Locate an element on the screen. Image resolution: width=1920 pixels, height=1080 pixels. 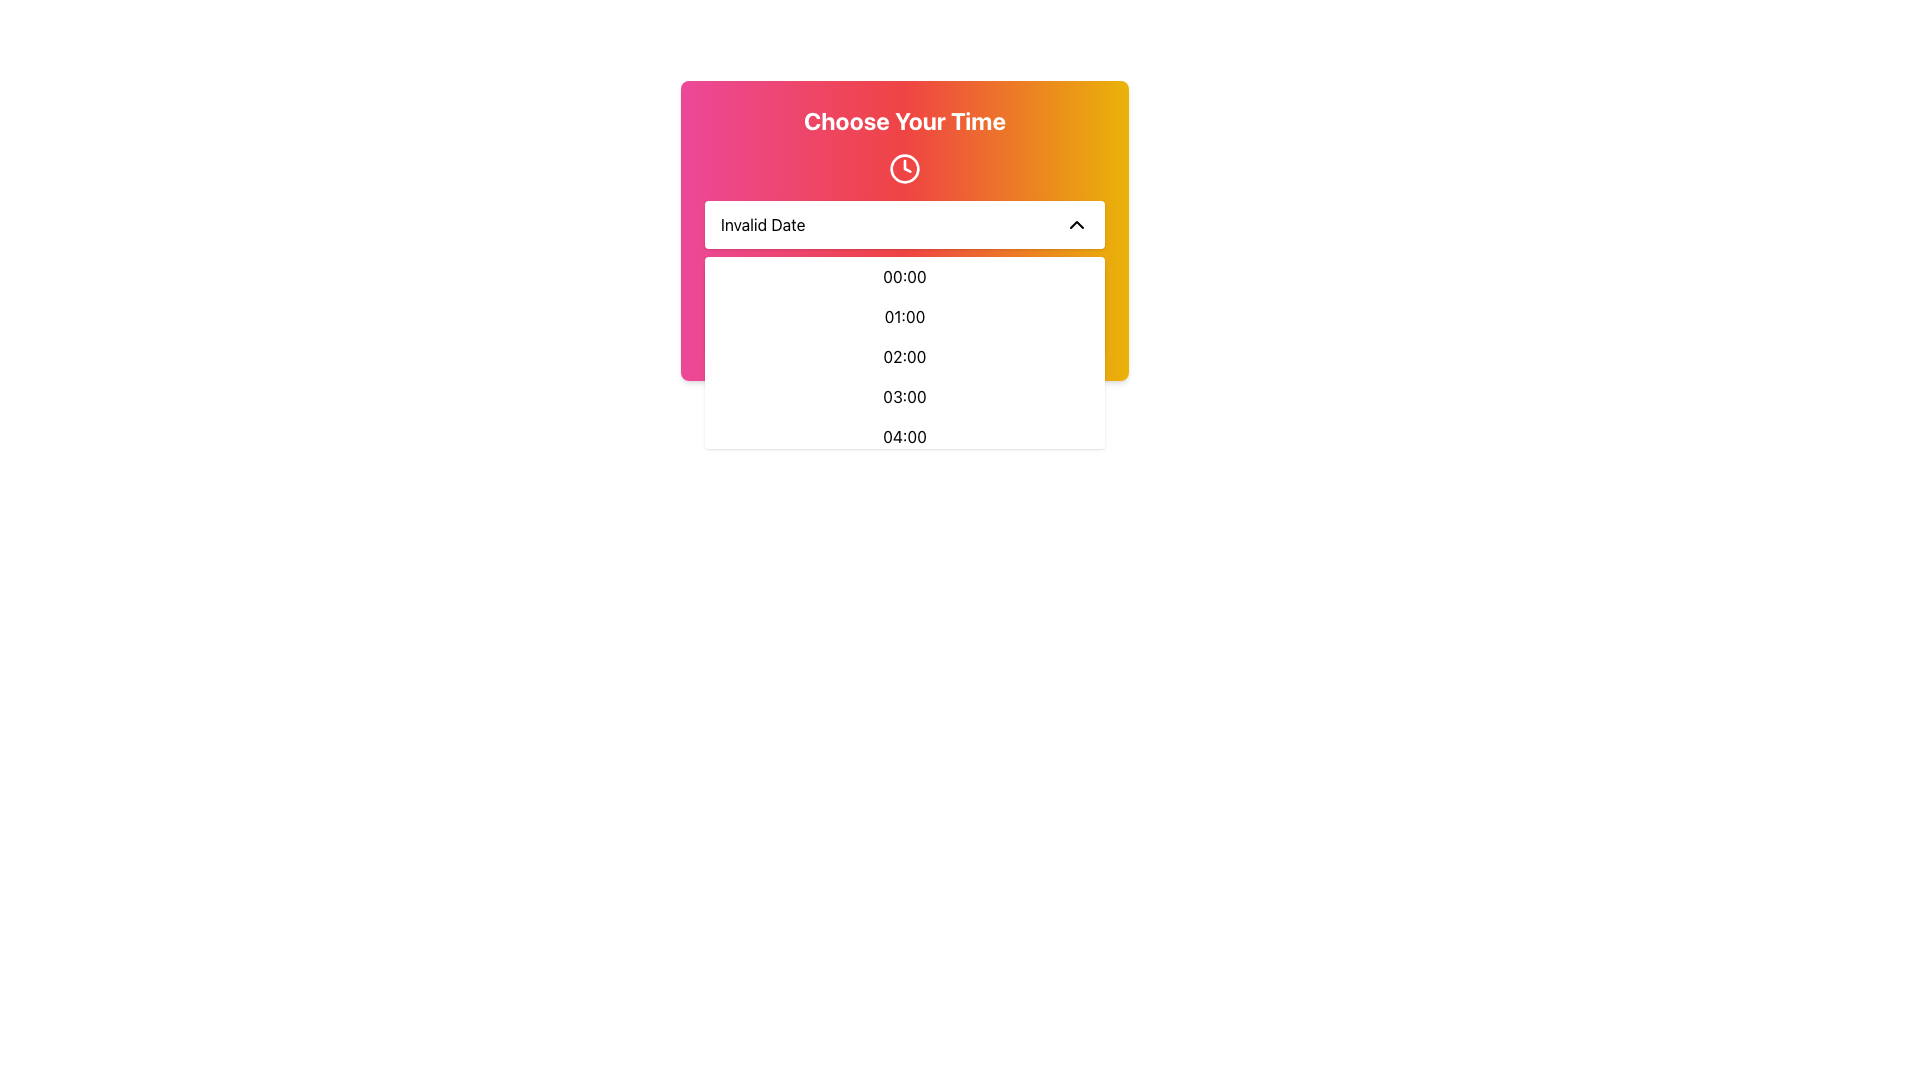
the '01:00' time option in the dropdown menu is located at coordinates (904, 315).